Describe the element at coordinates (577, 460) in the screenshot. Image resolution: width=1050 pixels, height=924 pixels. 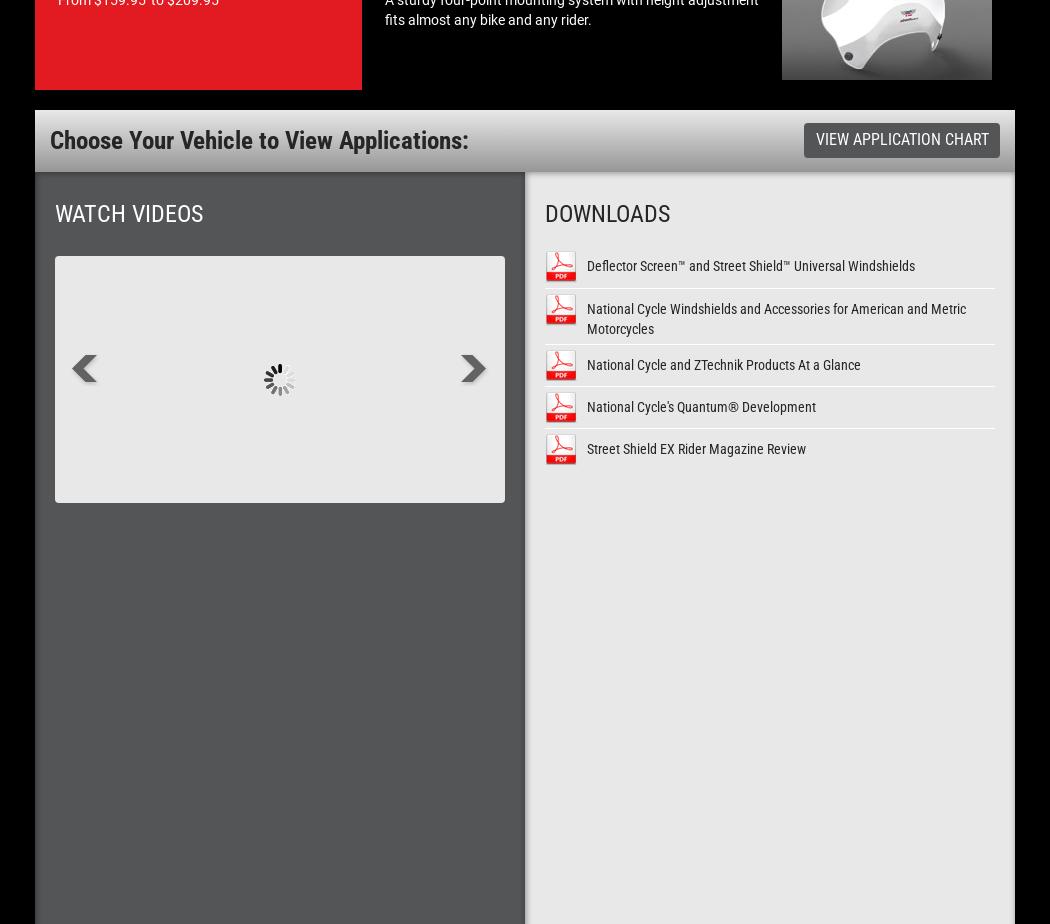
I see `'Polycarbonate or Acrylic? YOU Decide!'` at that location.